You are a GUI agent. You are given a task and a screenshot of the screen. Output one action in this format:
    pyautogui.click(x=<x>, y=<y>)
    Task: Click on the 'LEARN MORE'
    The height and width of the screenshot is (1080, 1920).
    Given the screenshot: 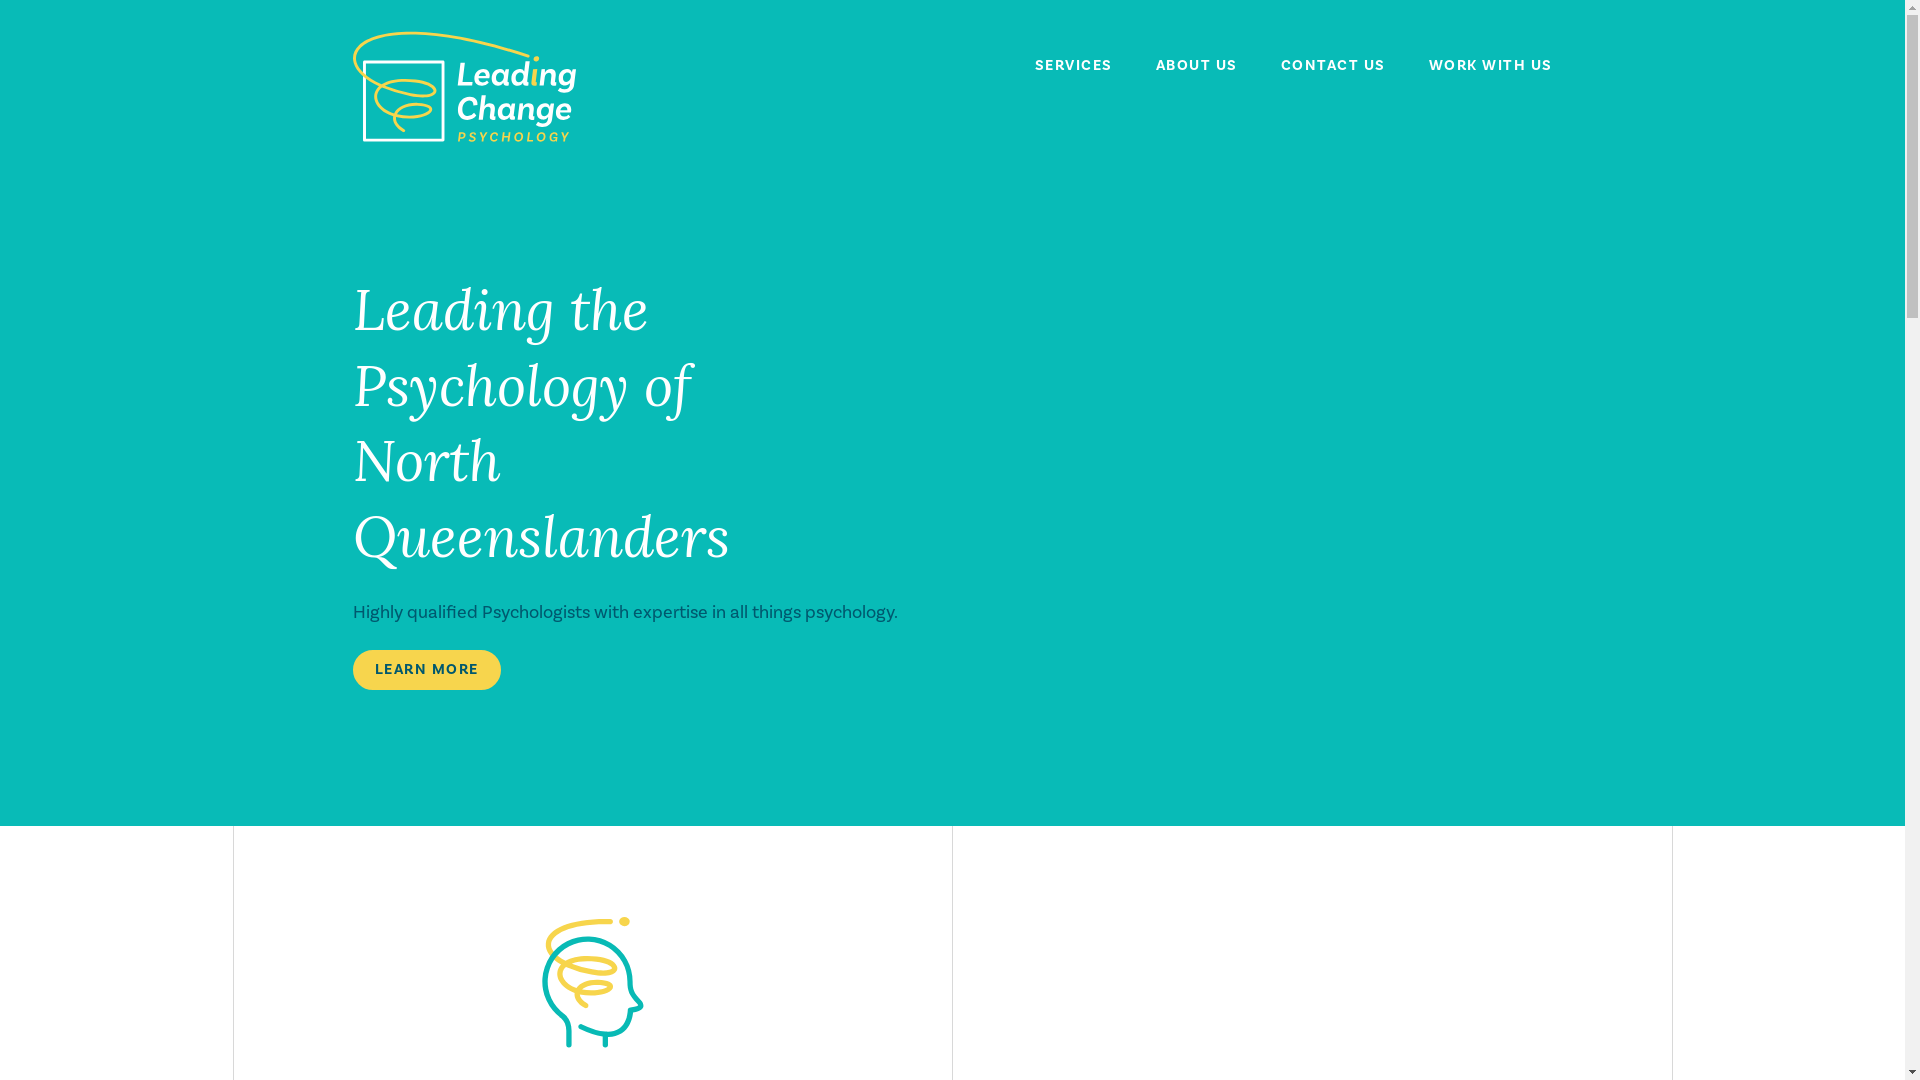 What is the action you would take?
    pyautogui.click(x=425, y=670)
    